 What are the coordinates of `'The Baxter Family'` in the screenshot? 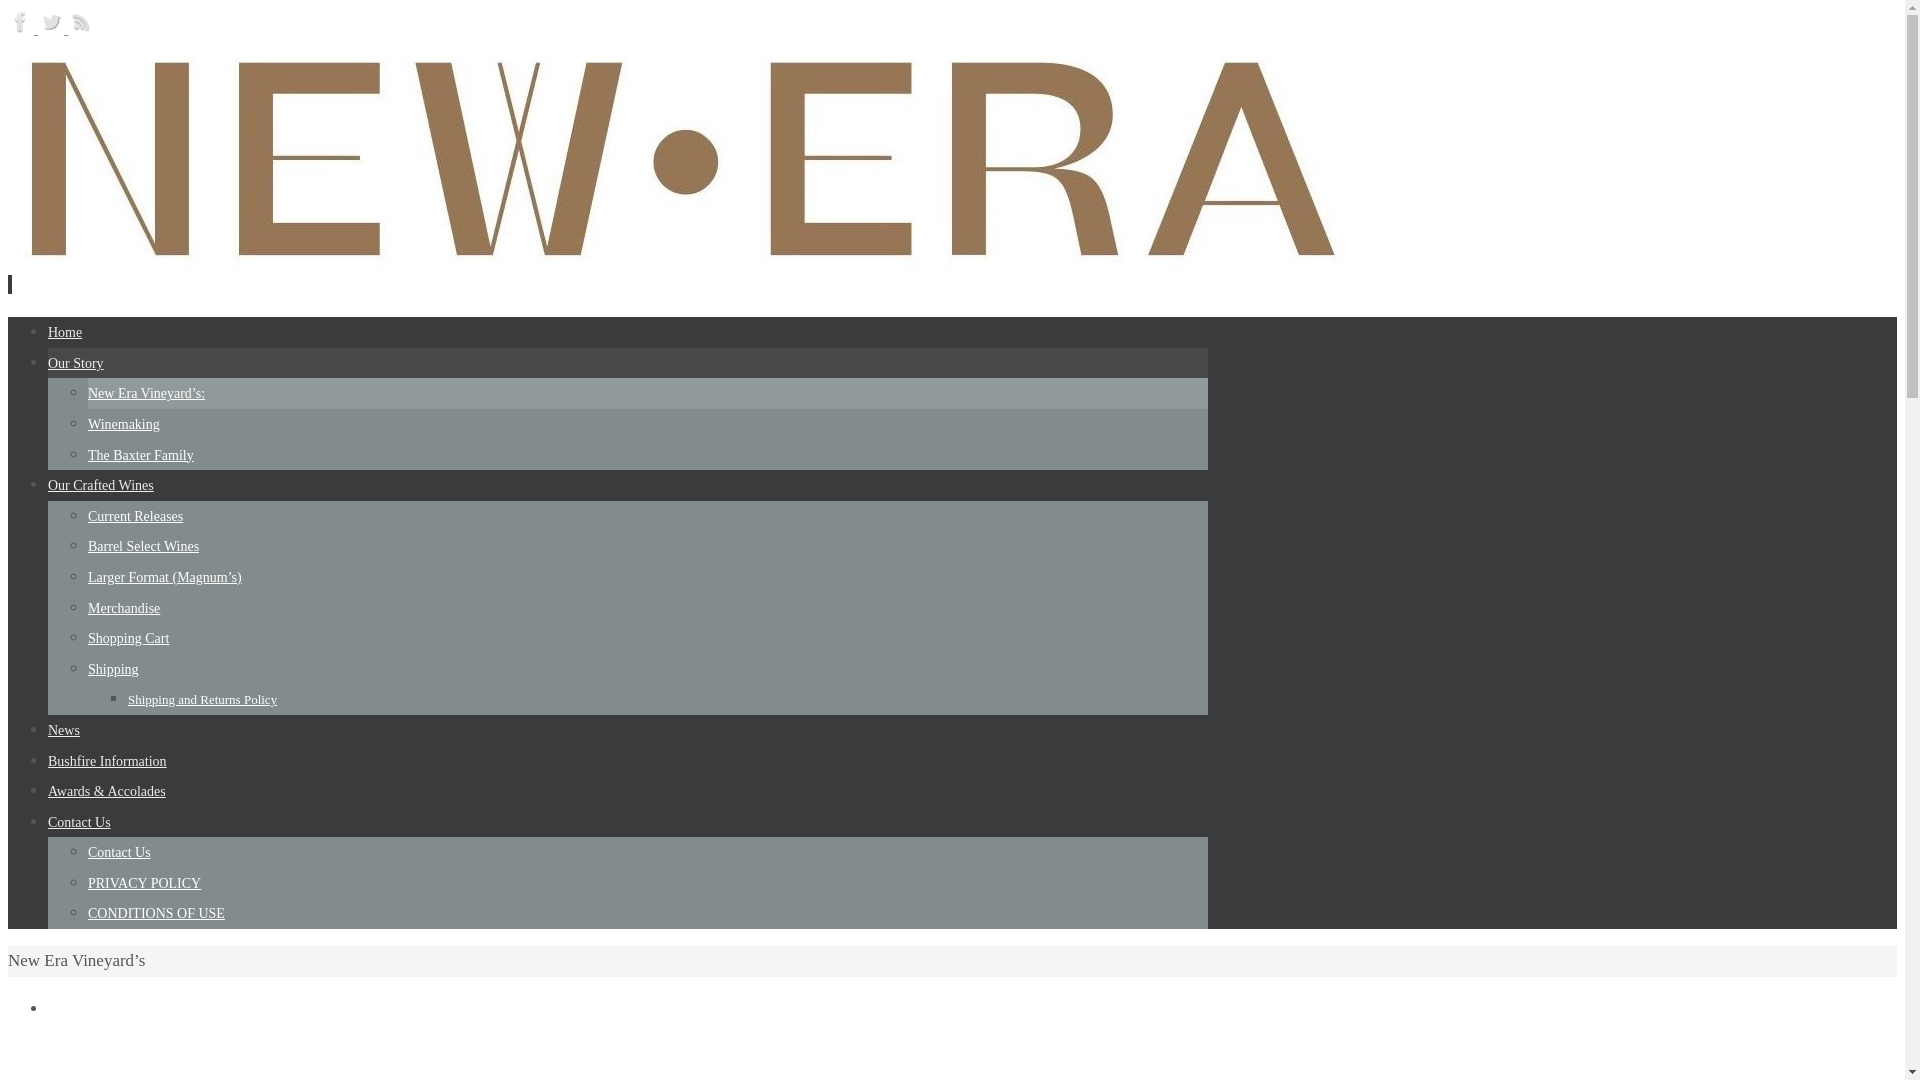 It's located at (86, 455).